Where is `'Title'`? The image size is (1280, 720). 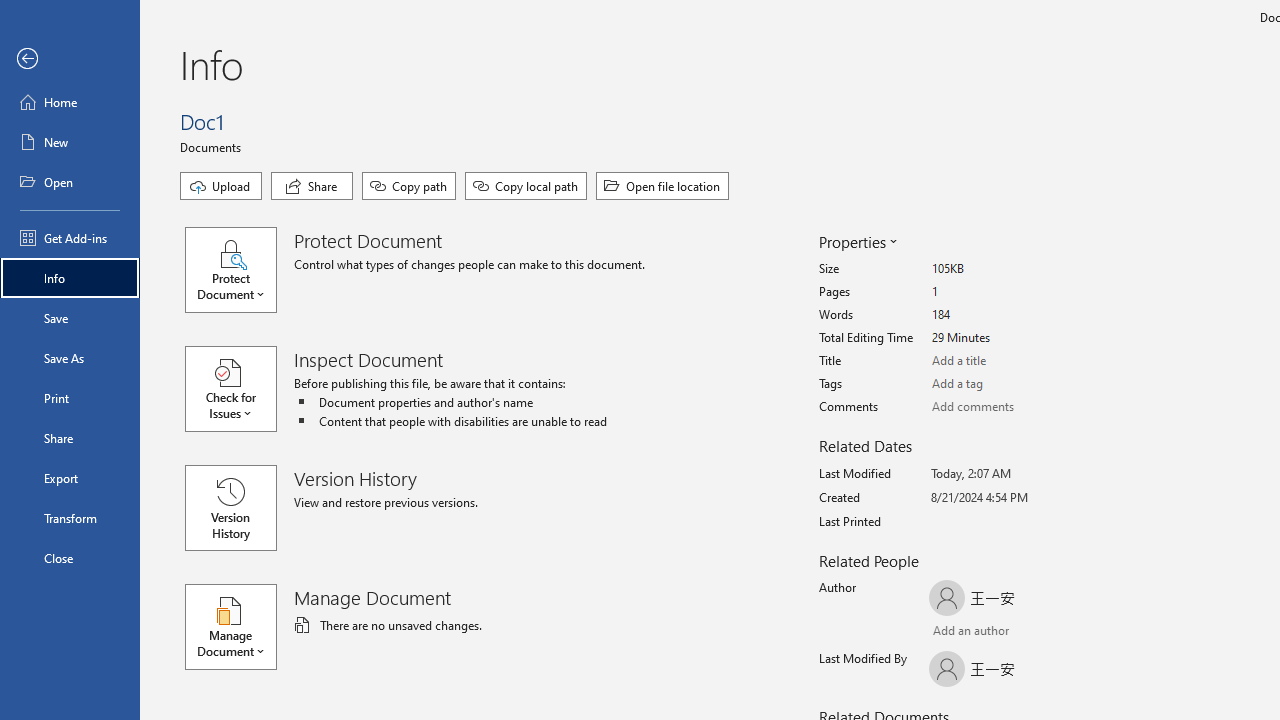 'Title' is located at coordinates (1006, 361).